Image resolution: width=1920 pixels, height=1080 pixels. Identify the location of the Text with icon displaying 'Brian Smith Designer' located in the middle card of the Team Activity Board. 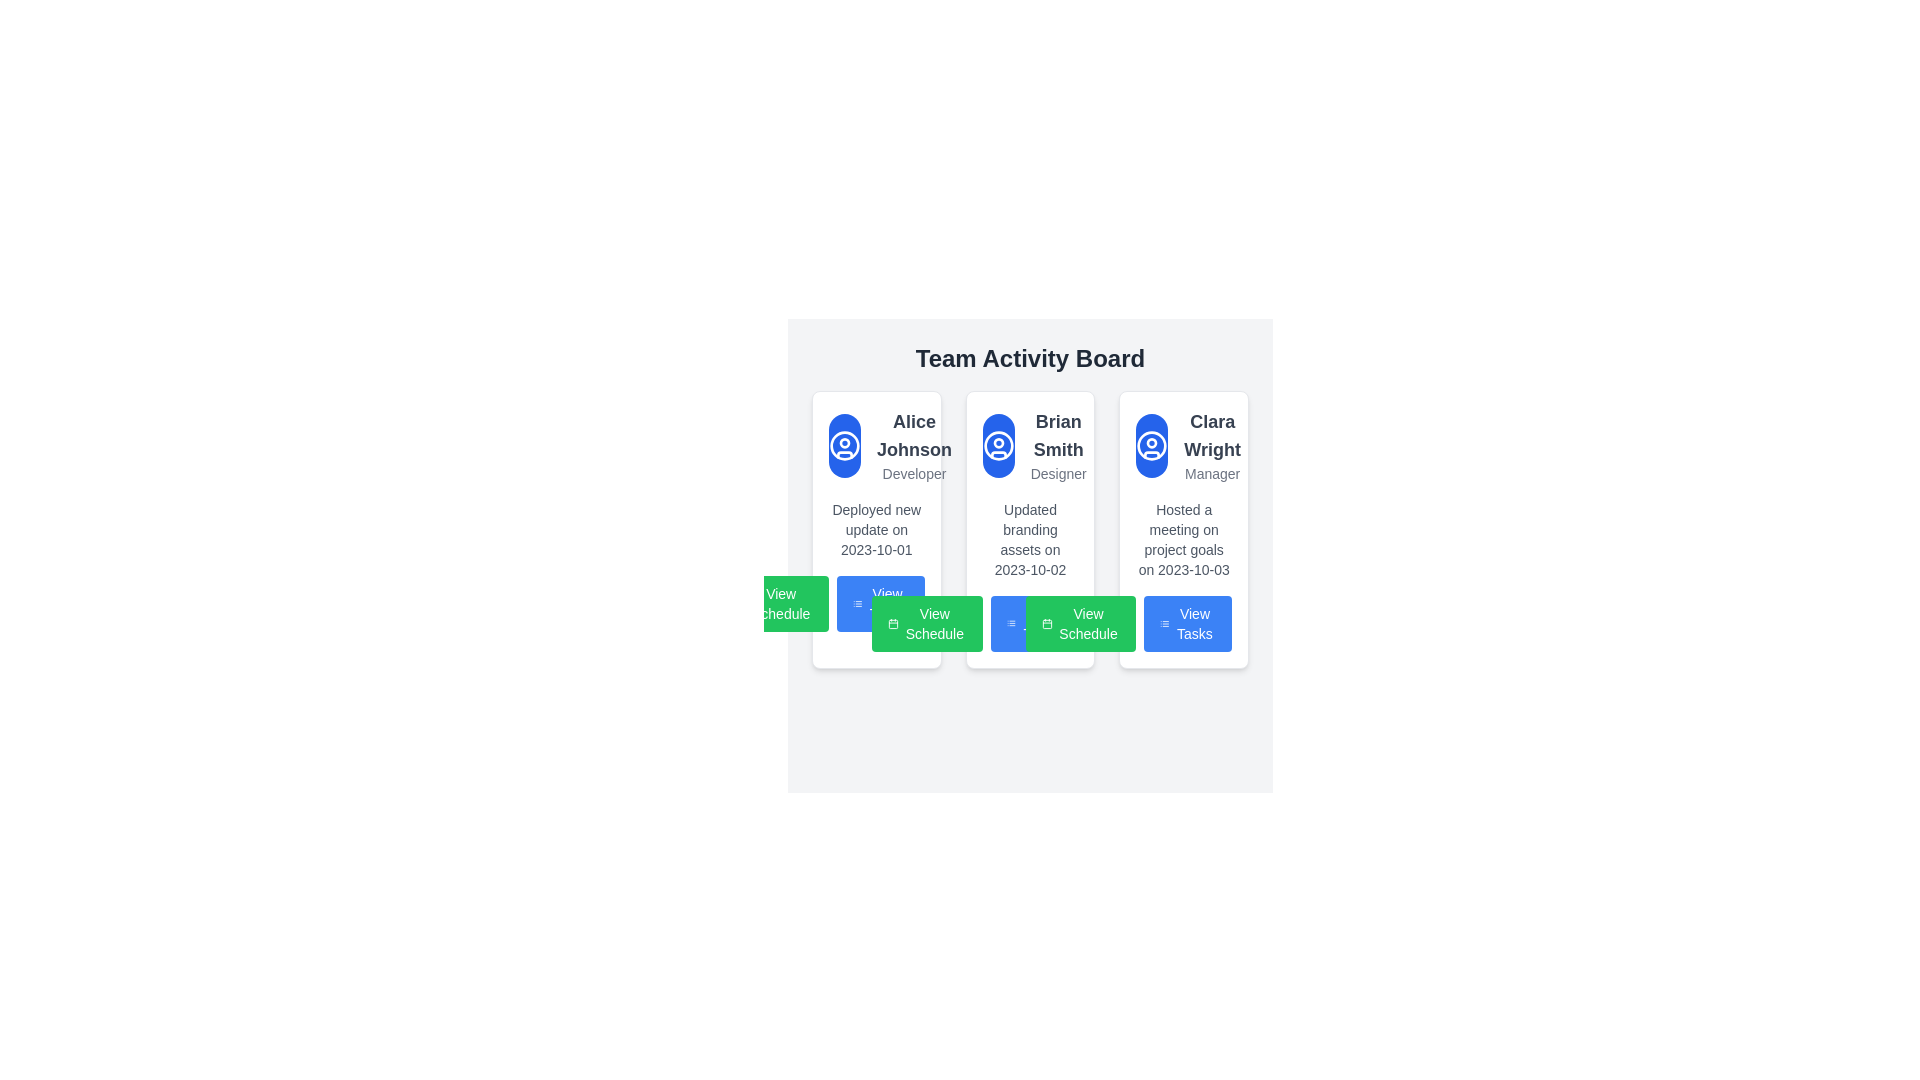
(1030, 445).